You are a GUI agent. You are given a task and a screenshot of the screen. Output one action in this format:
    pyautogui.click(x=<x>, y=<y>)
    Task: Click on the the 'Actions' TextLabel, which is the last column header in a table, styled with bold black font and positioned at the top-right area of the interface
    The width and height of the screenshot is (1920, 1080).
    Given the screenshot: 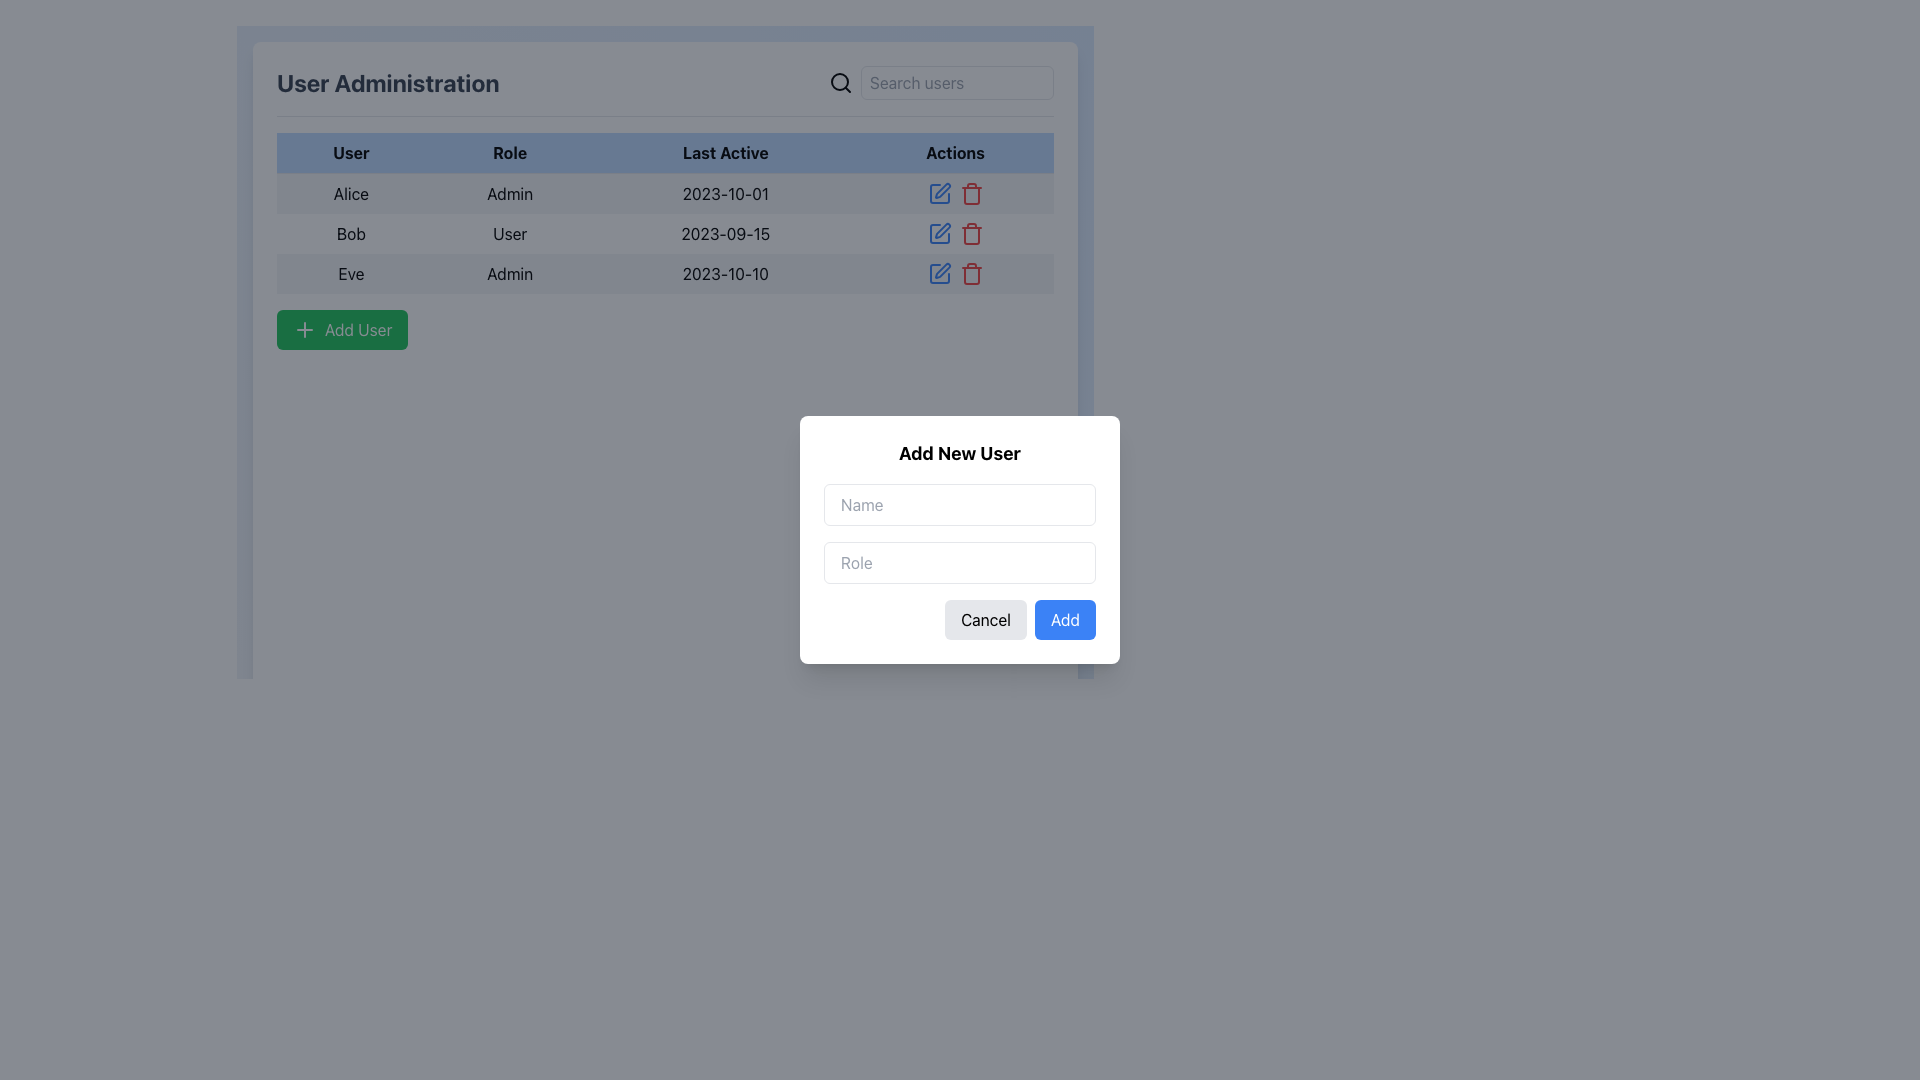 What is the action you would take?
    pyautogui.click(x=954, y=152)
    